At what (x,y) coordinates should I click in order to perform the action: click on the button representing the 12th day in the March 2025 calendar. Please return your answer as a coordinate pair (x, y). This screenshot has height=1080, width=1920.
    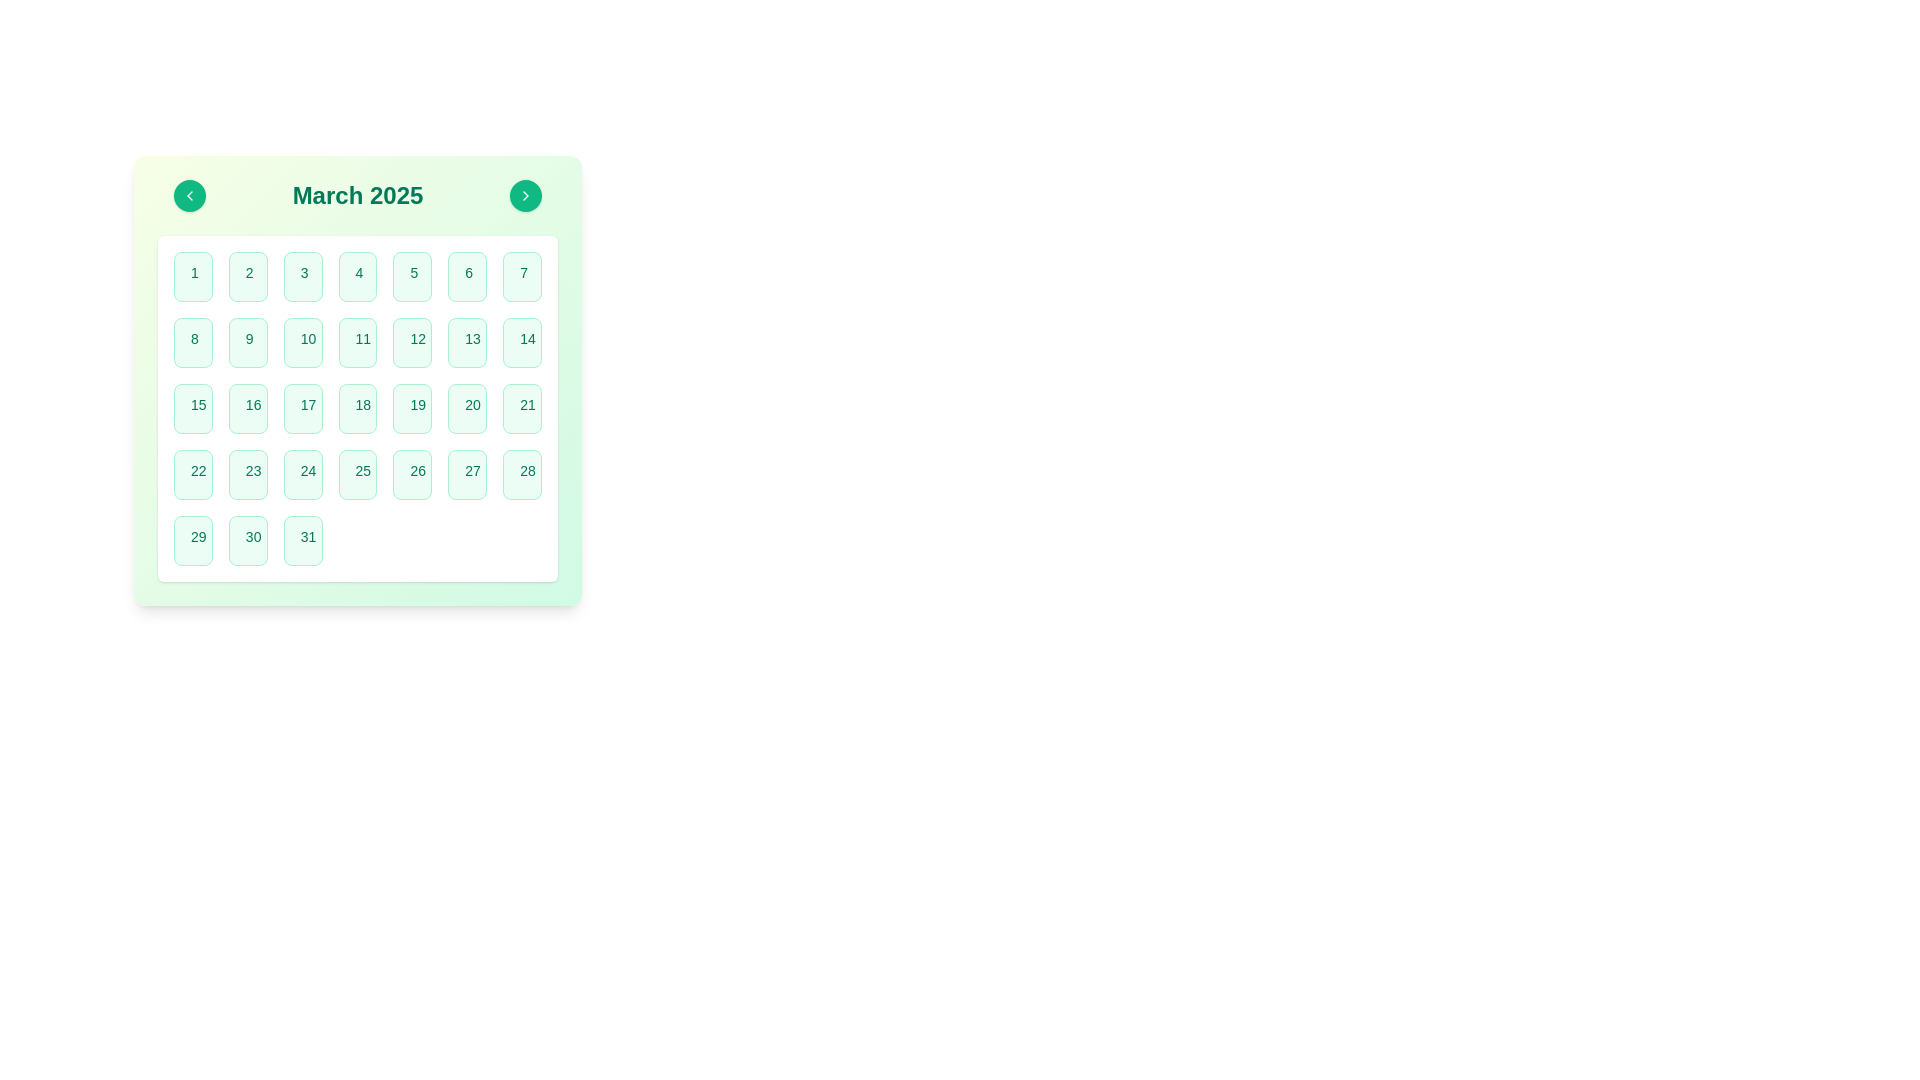
    Looking at the image, I should click on (411, 342).